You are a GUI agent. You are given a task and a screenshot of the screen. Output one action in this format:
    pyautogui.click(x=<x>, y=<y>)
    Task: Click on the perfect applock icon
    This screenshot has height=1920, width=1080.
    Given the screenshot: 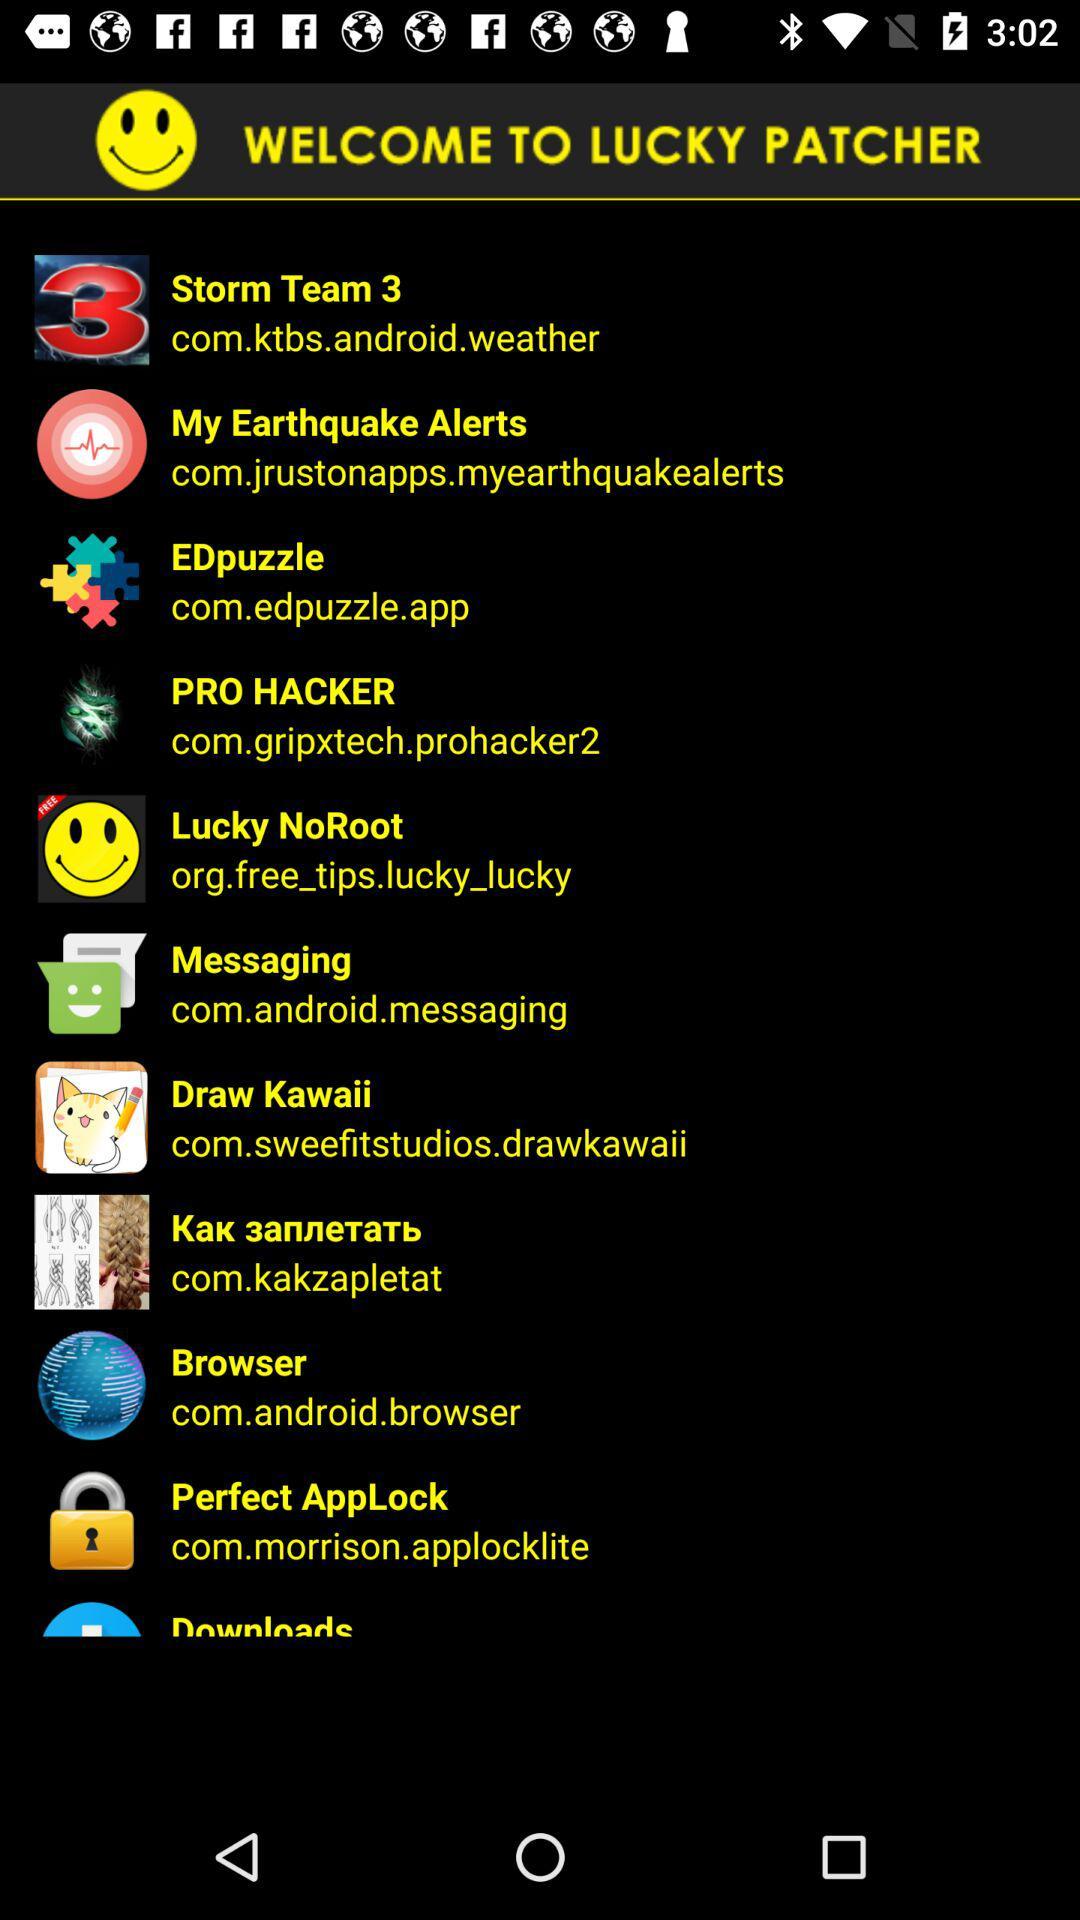 What is the action you would take?
    pyautogui.click(x=611, y=1495)
    